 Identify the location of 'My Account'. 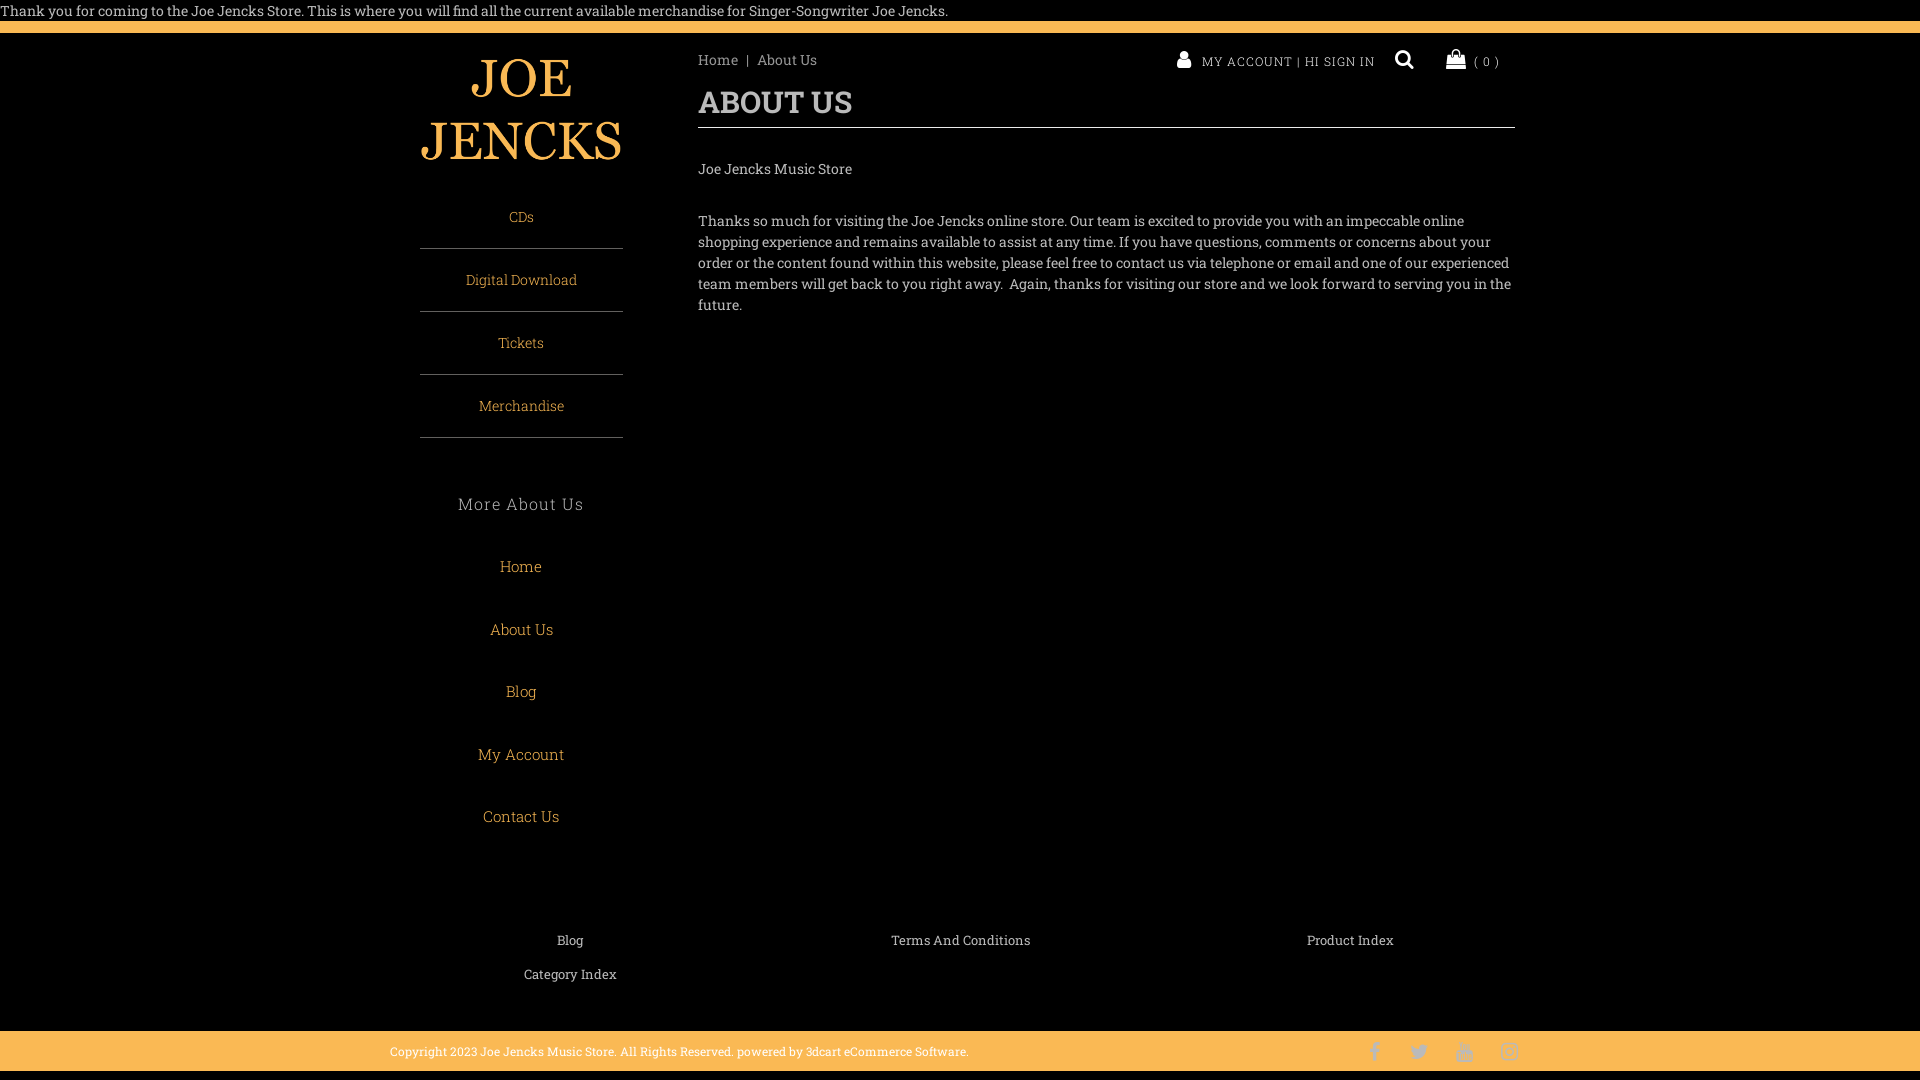
(521, 753).